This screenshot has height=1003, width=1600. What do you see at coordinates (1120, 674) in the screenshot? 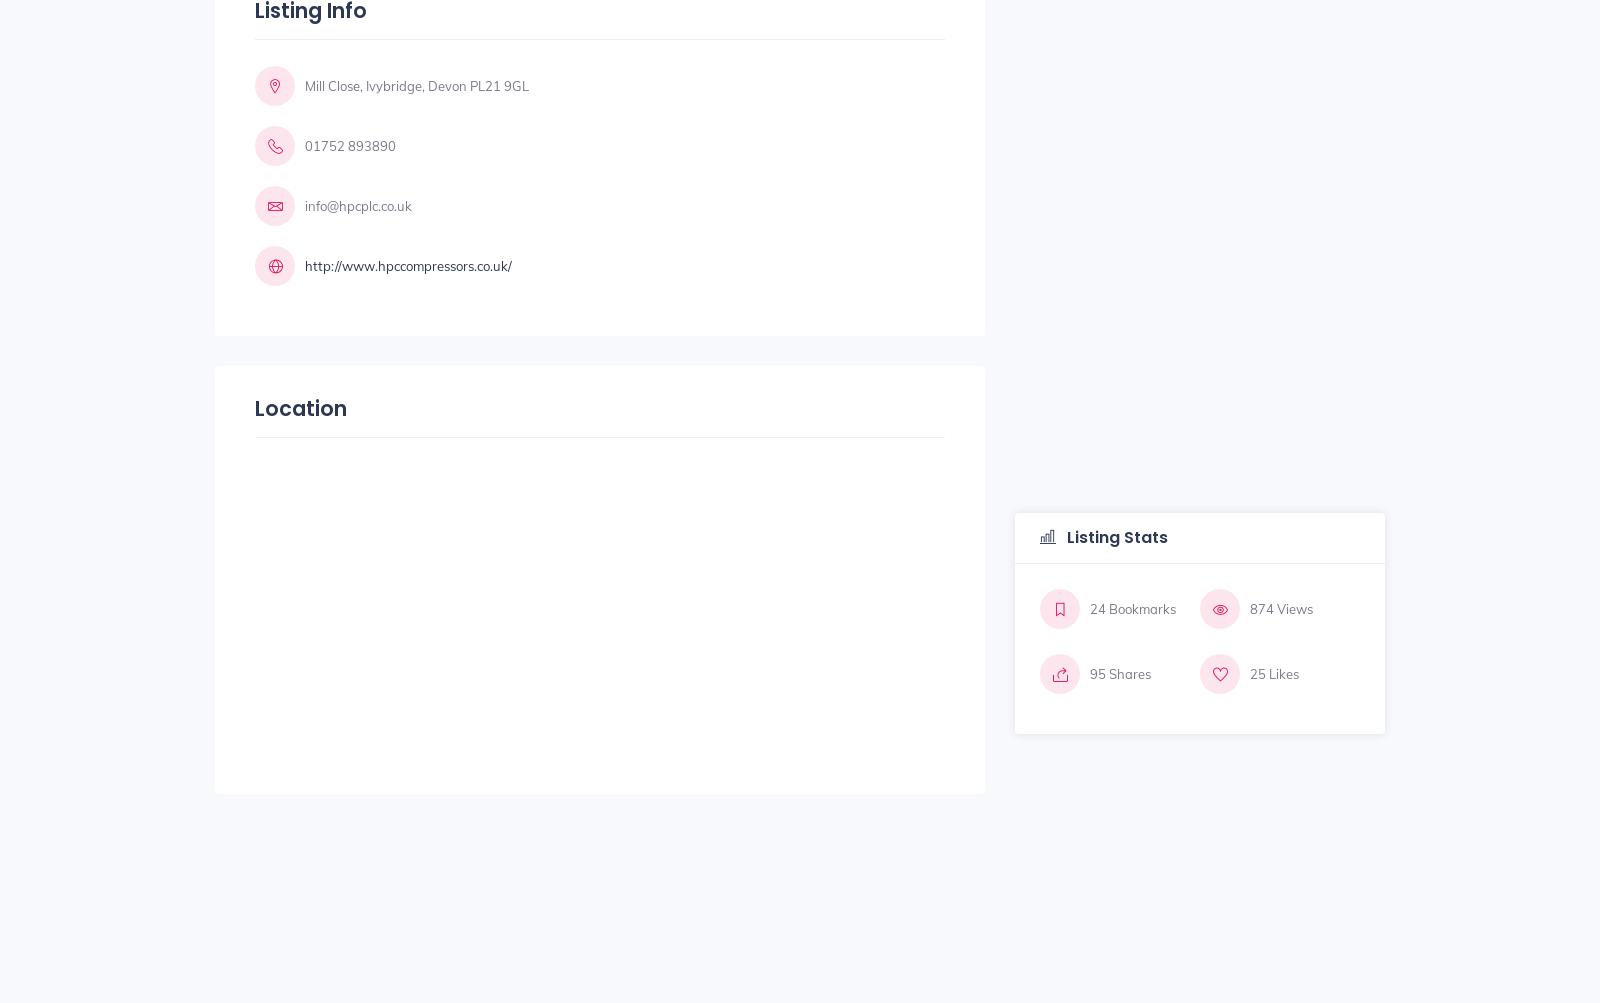
I see `'95 Shares'` at bounding box center [1120, 674].